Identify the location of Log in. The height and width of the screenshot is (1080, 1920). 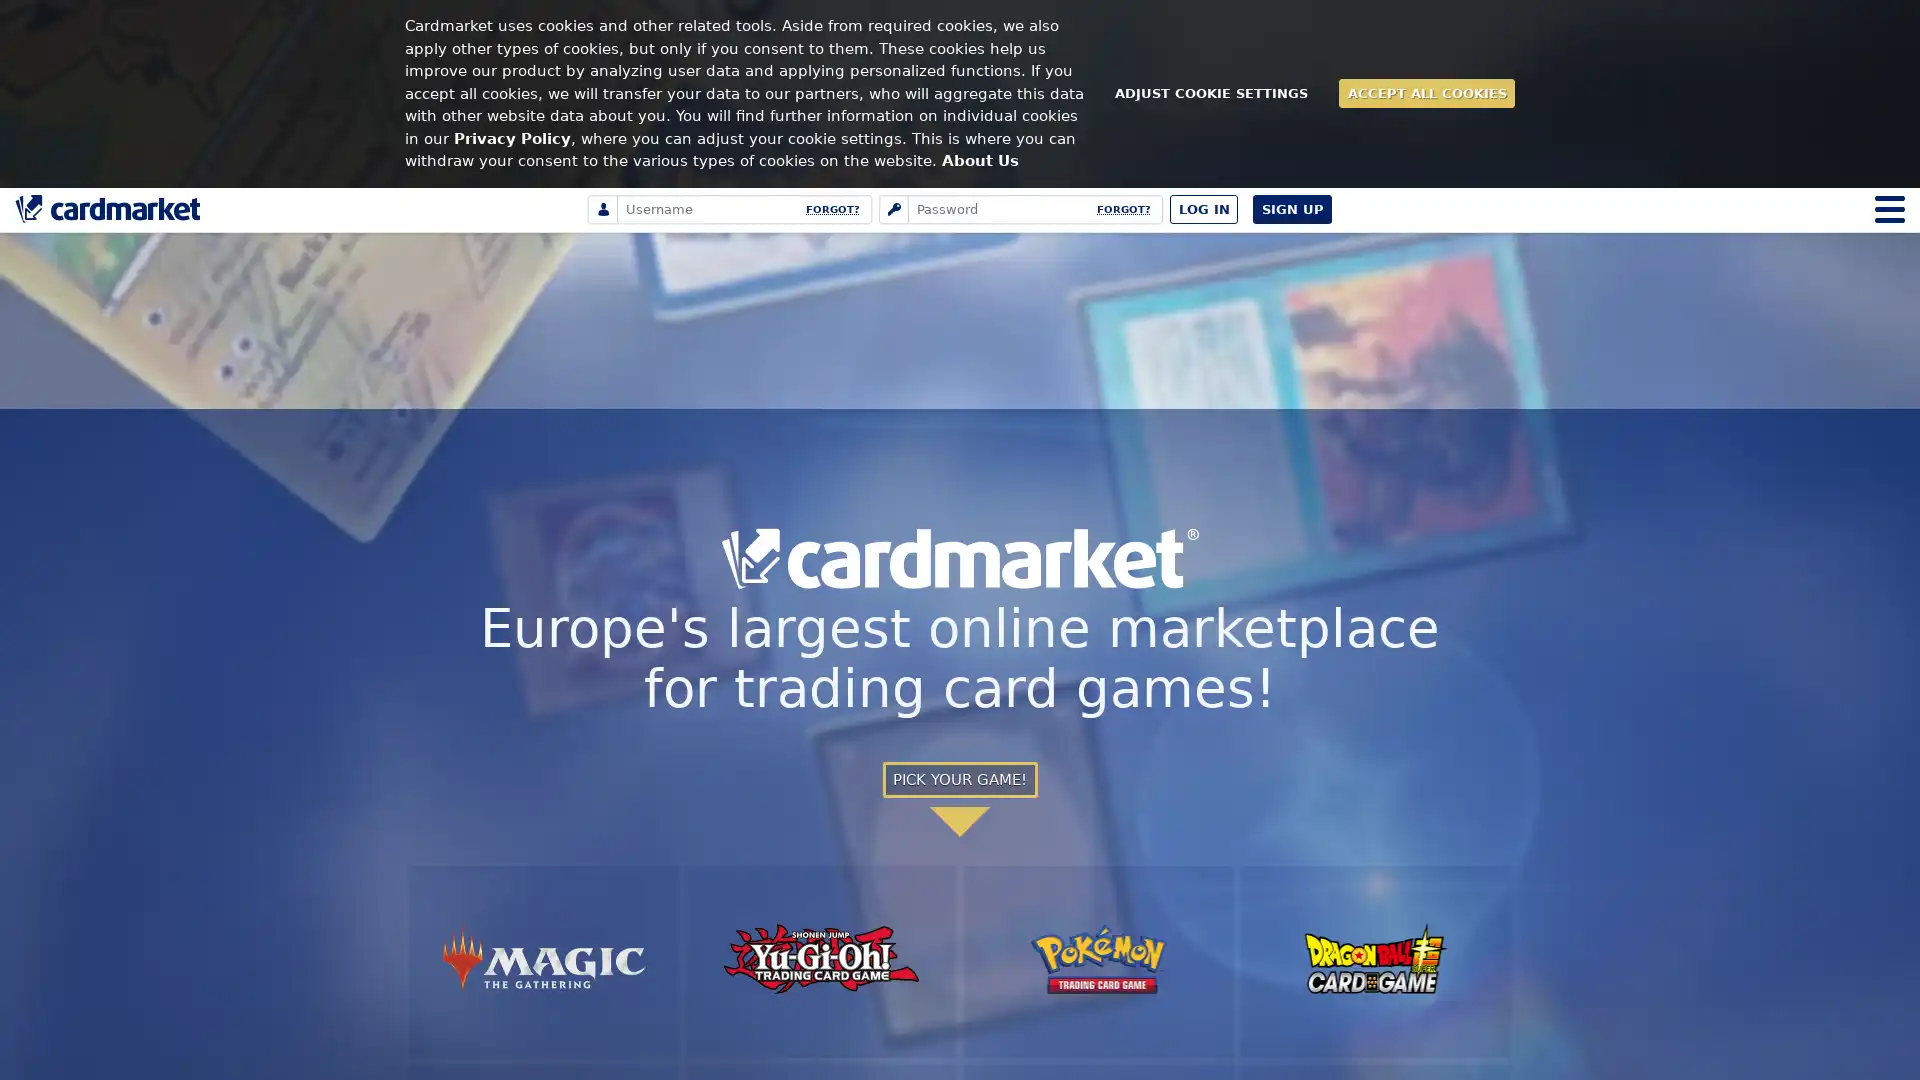
(1203, 208).